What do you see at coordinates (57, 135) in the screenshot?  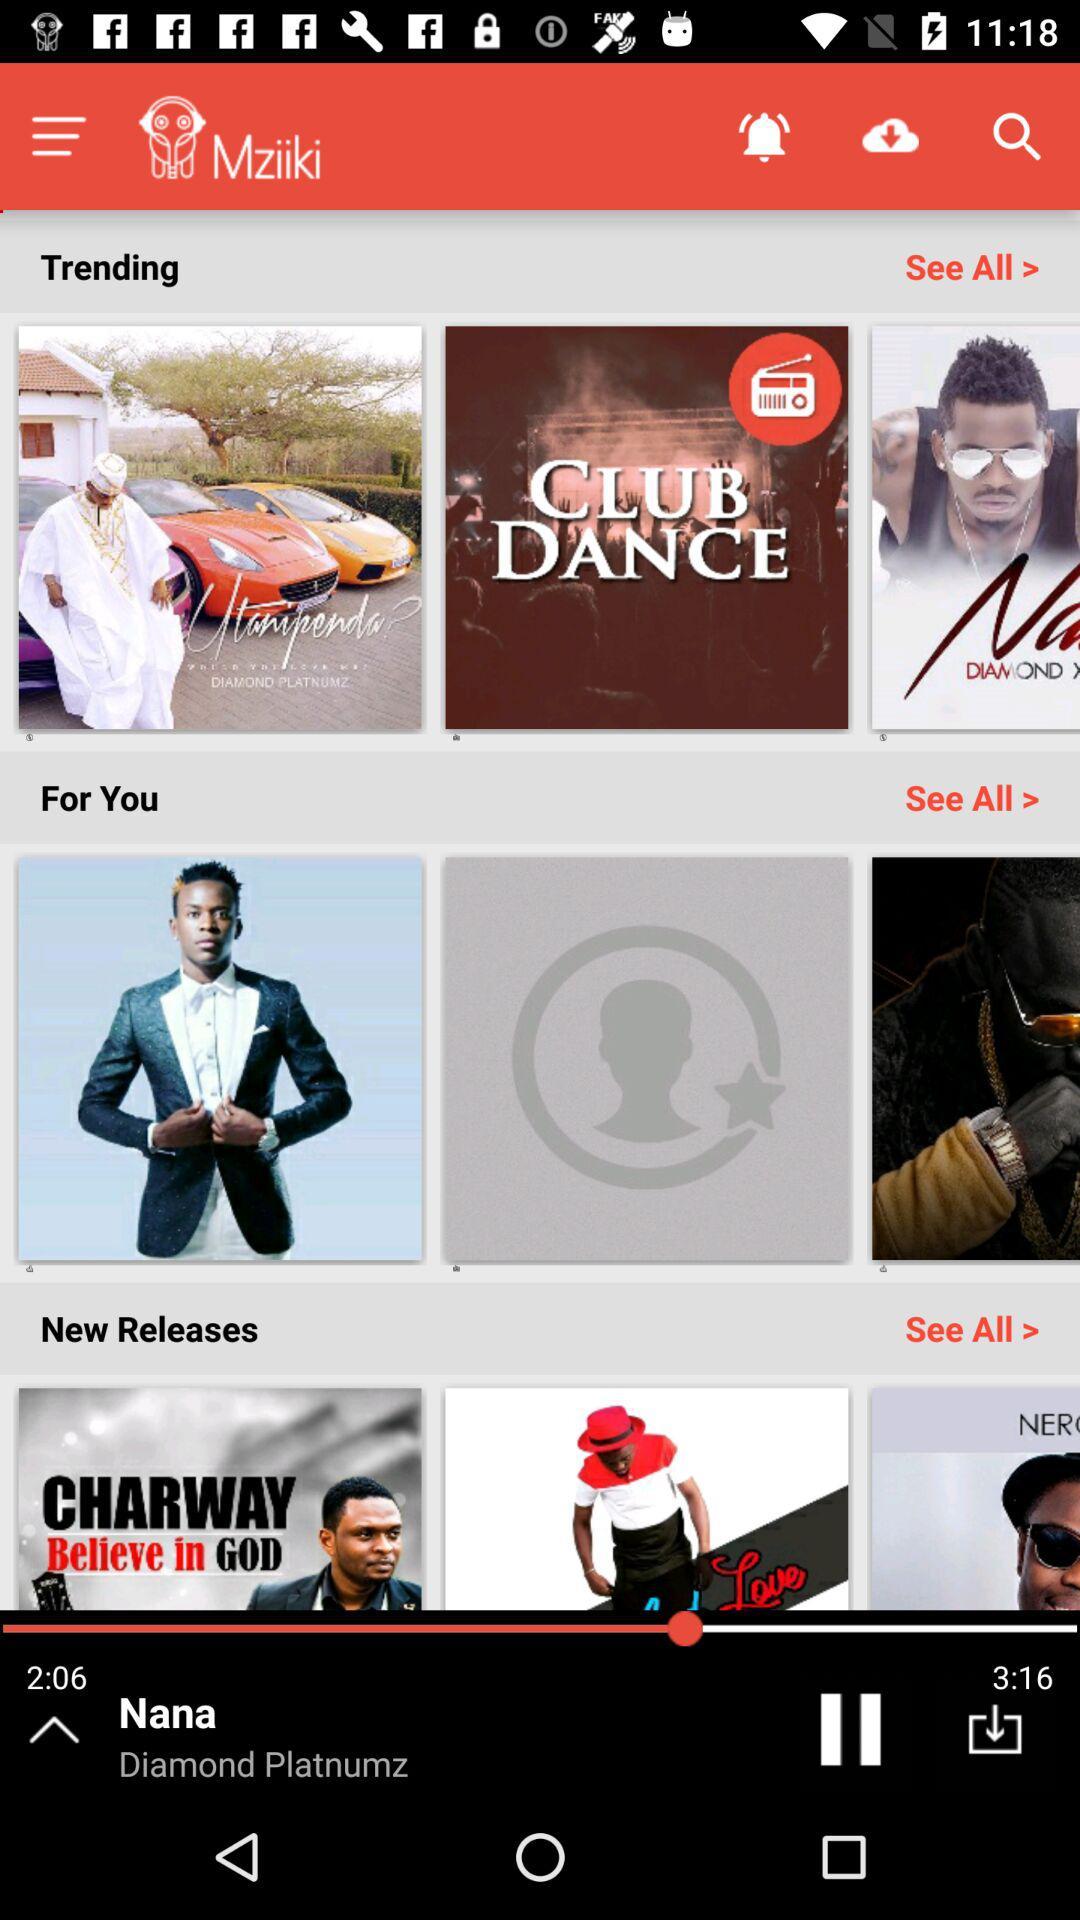 I see `open options menu` at bounding box center [57, 135].